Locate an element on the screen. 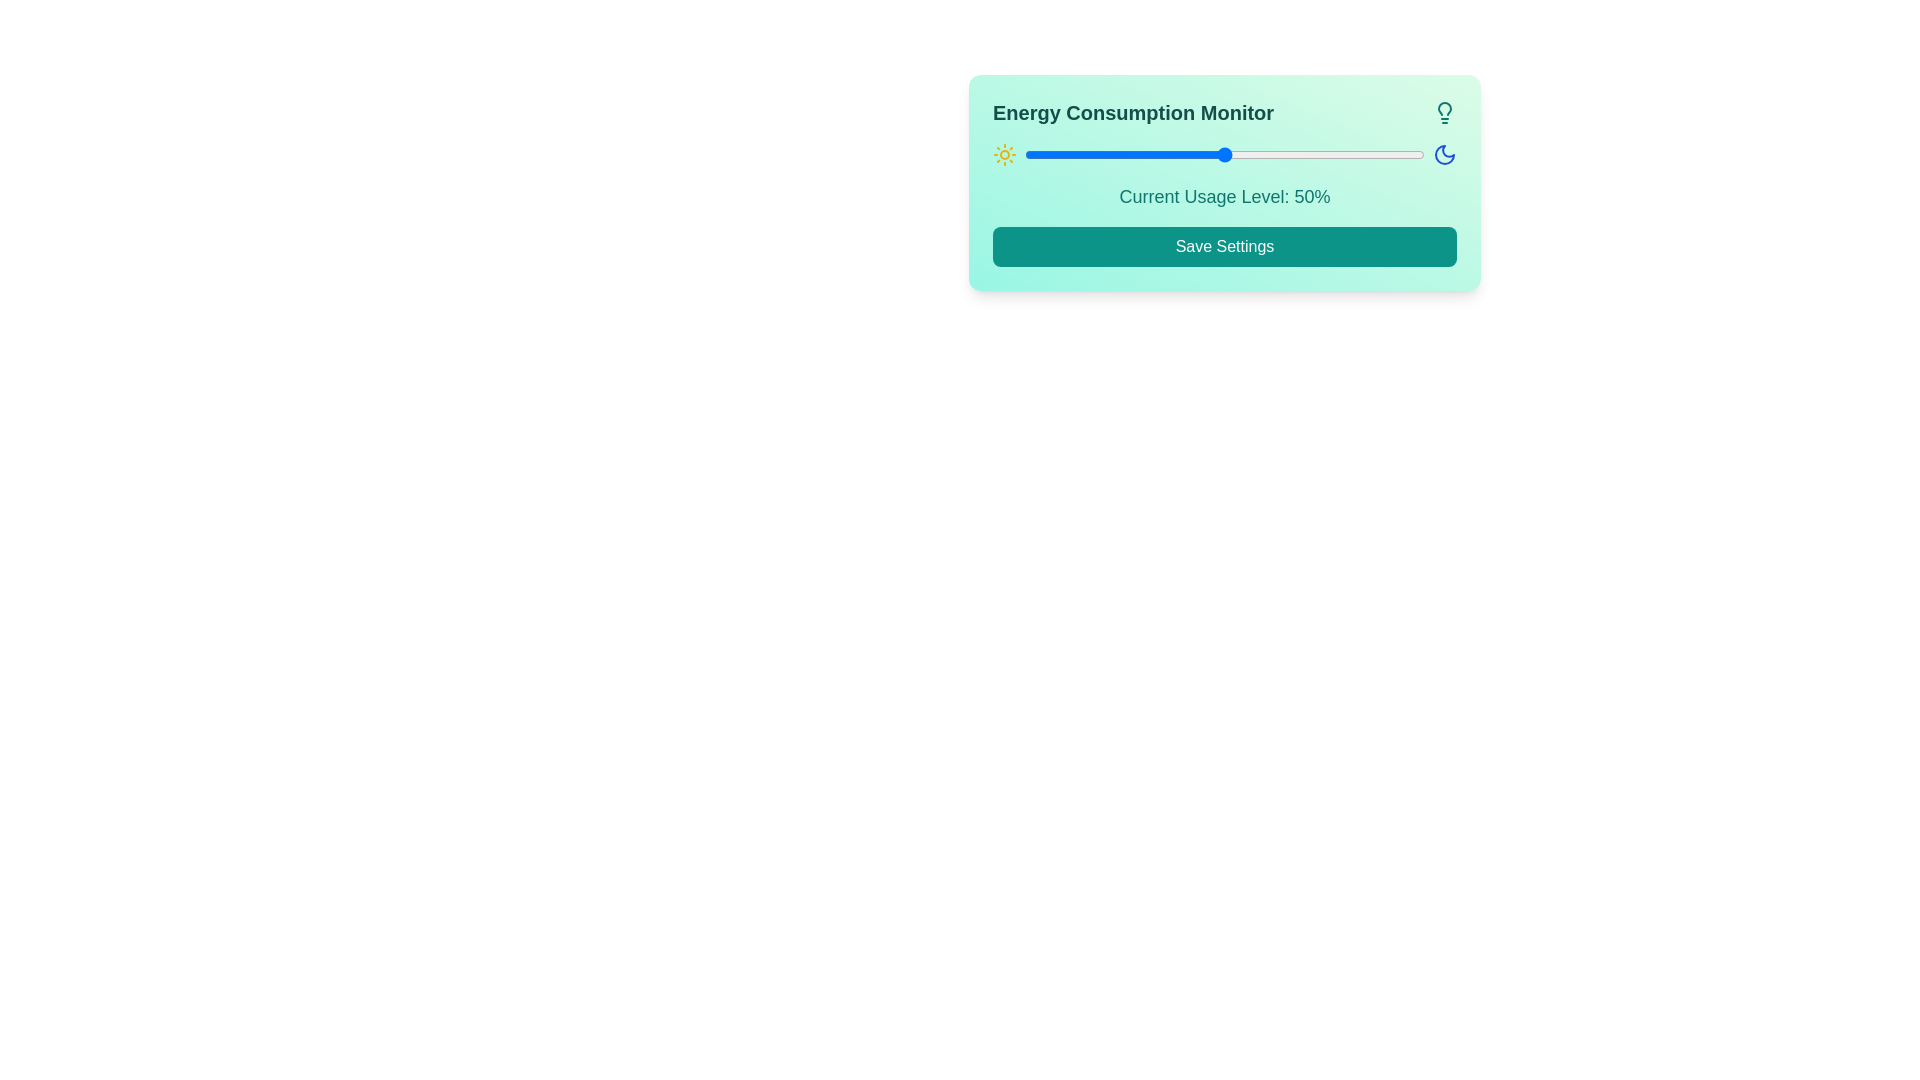  'Save Settings' button to save the current settings is located at coordinates (1223, 245).